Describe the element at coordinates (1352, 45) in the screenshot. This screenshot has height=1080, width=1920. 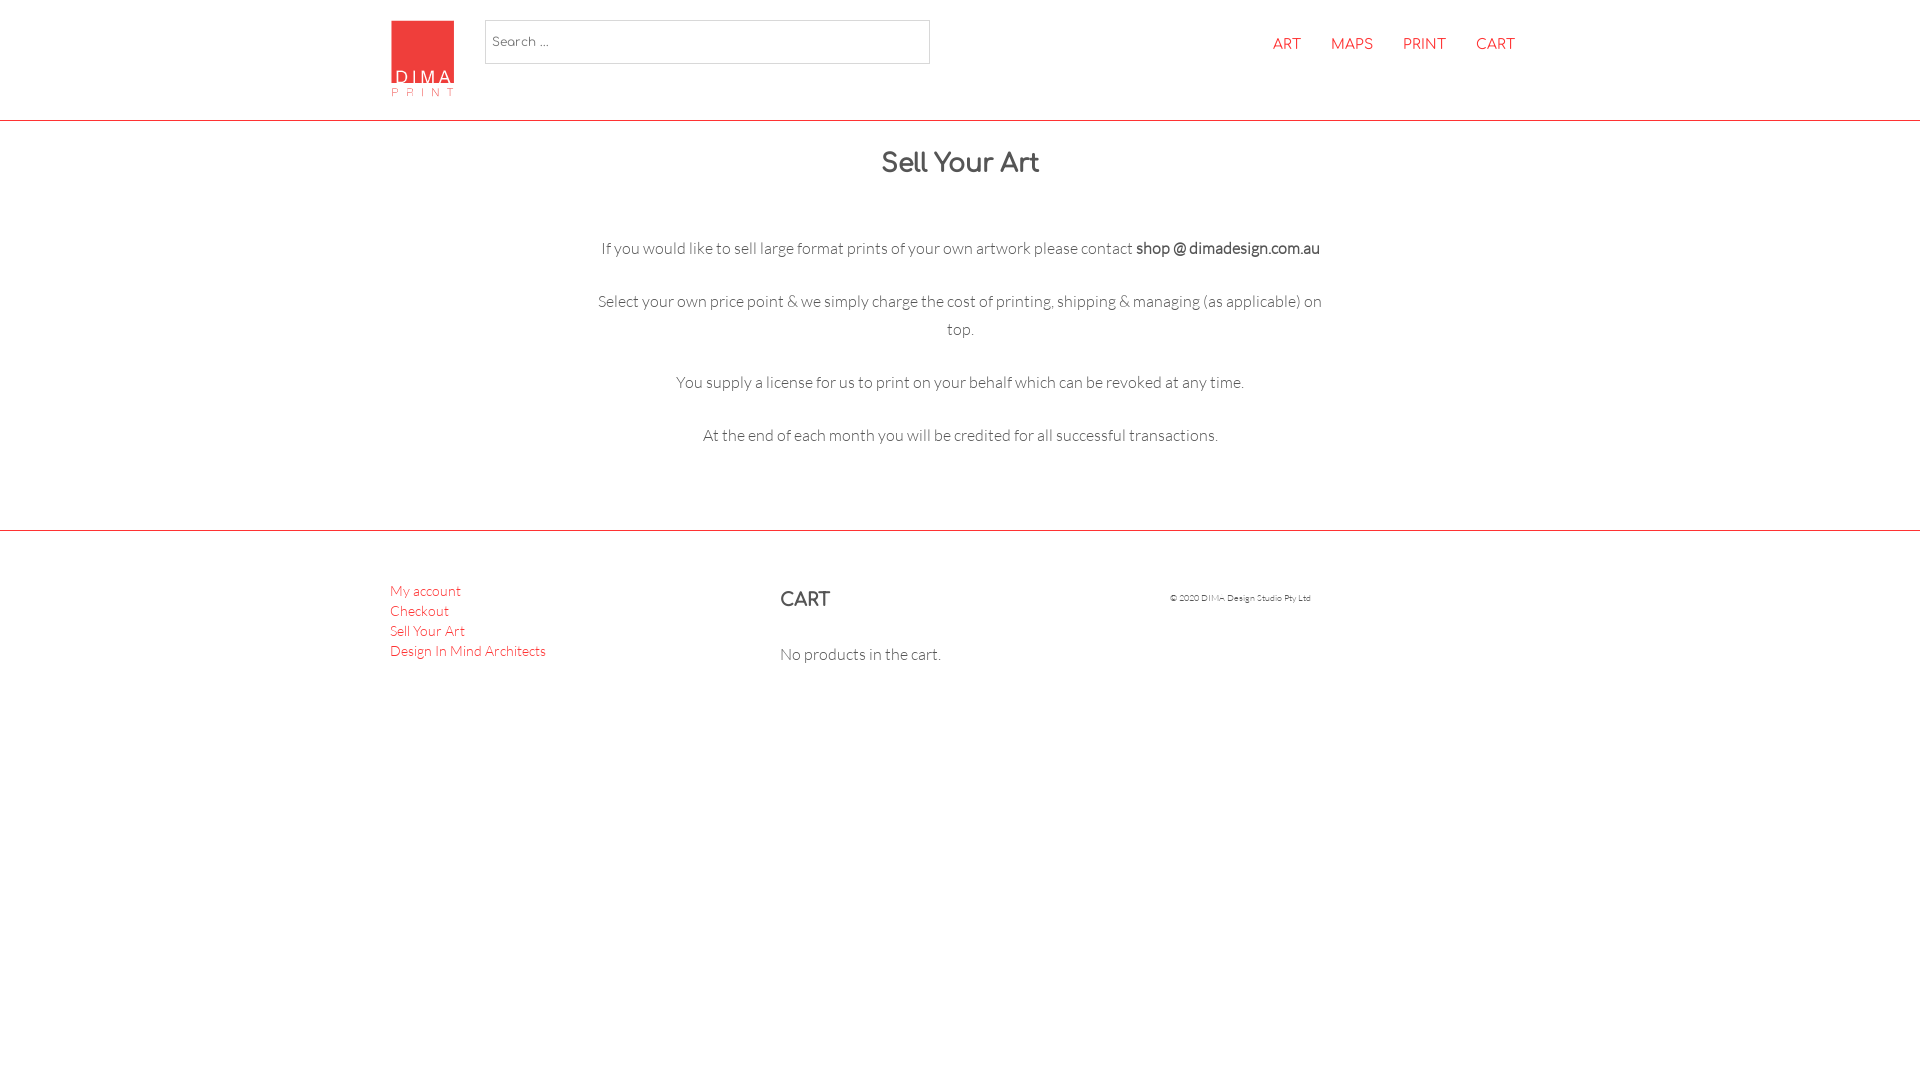
I see `'MAPS'` at that location.